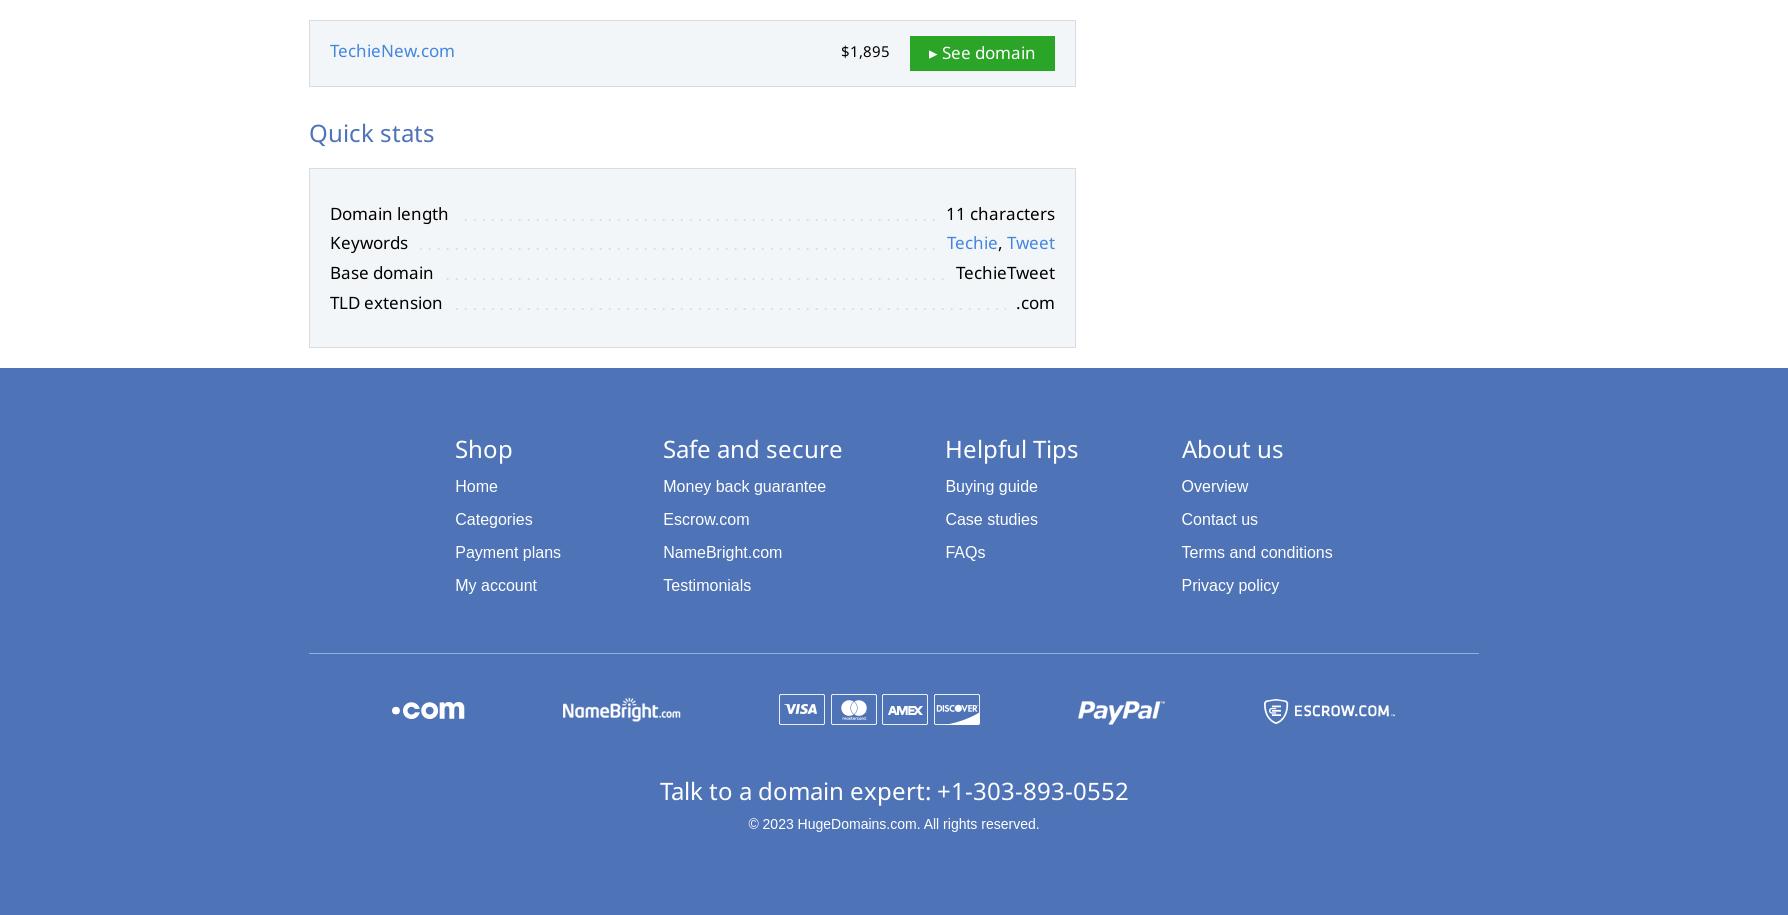 The width and height of the screenshot is (1788, 915). I want to click on ',', so click(998, 242).